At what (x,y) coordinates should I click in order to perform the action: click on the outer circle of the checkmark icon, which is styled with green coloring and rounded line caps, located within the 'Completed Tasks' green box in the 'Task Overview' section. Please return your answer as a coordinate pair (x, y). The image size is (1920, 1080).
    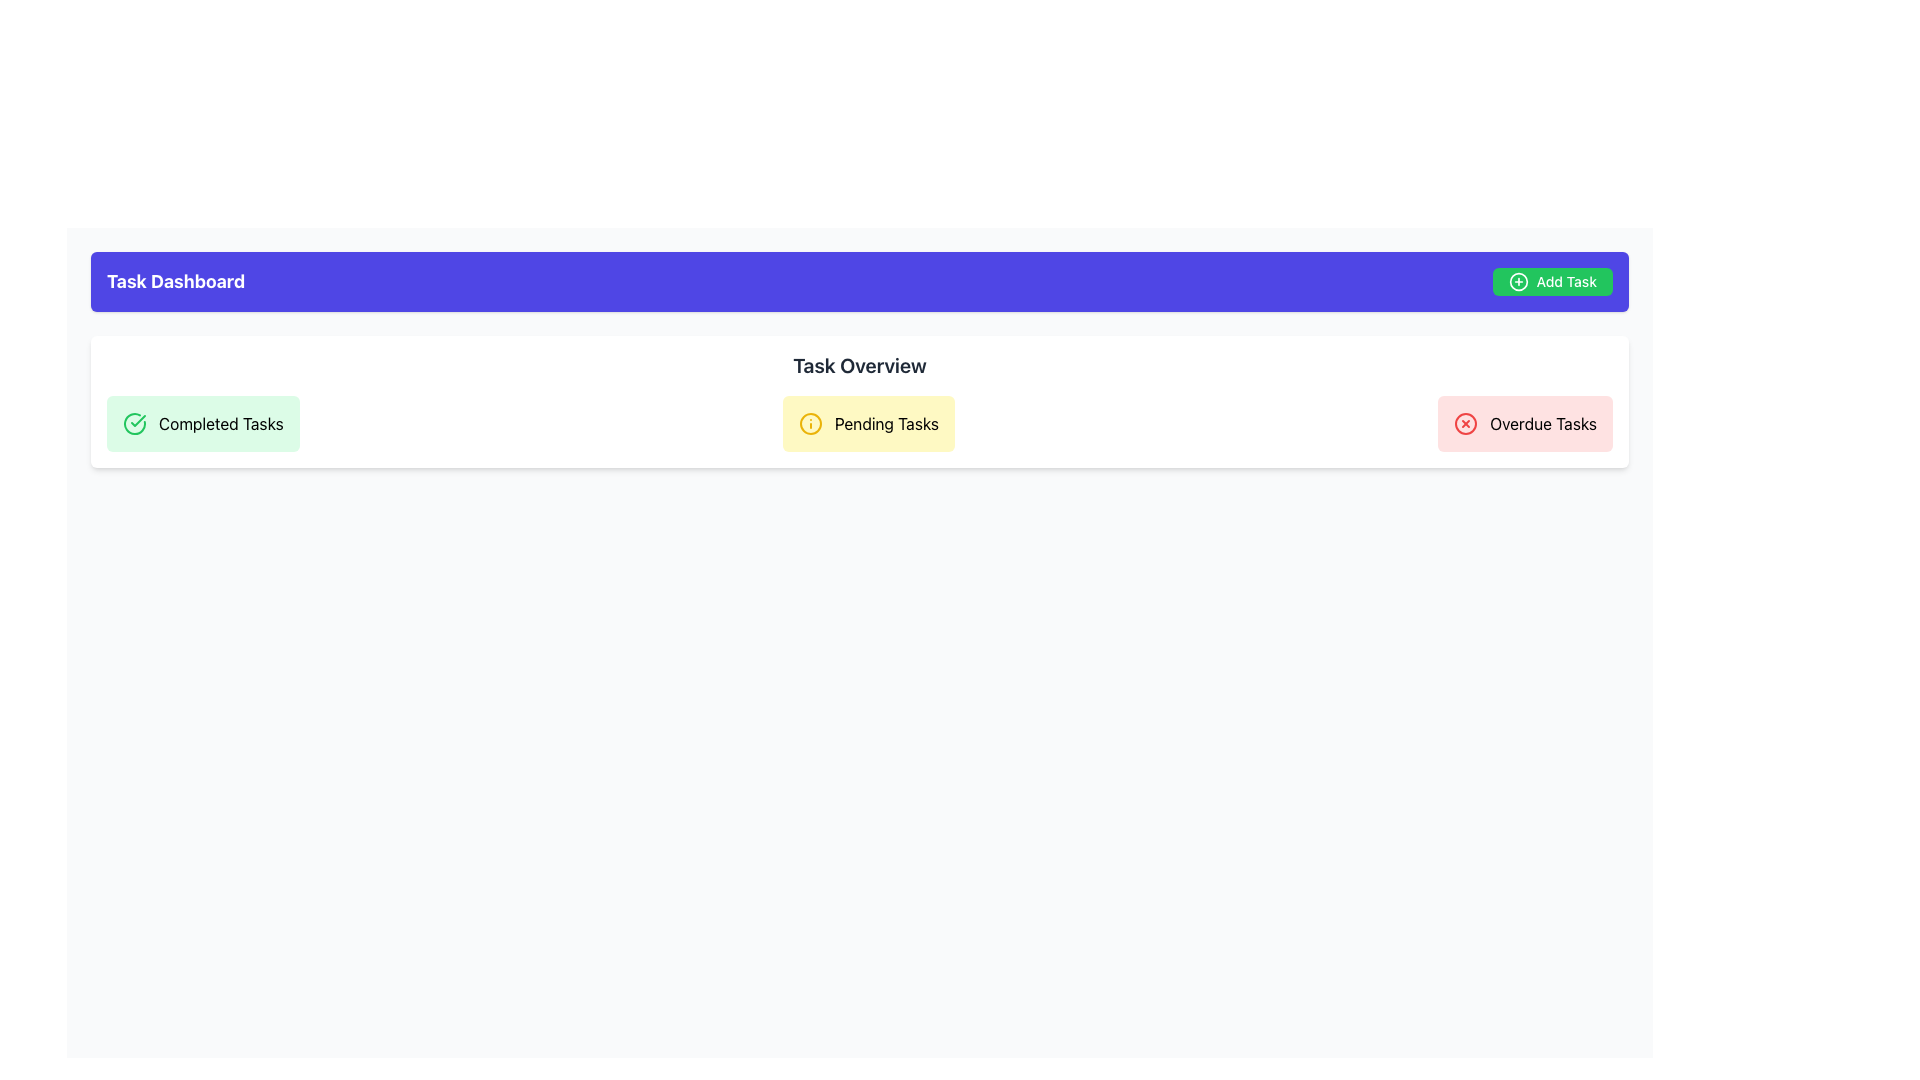
    Looking at the image, I should click on (133, 423).